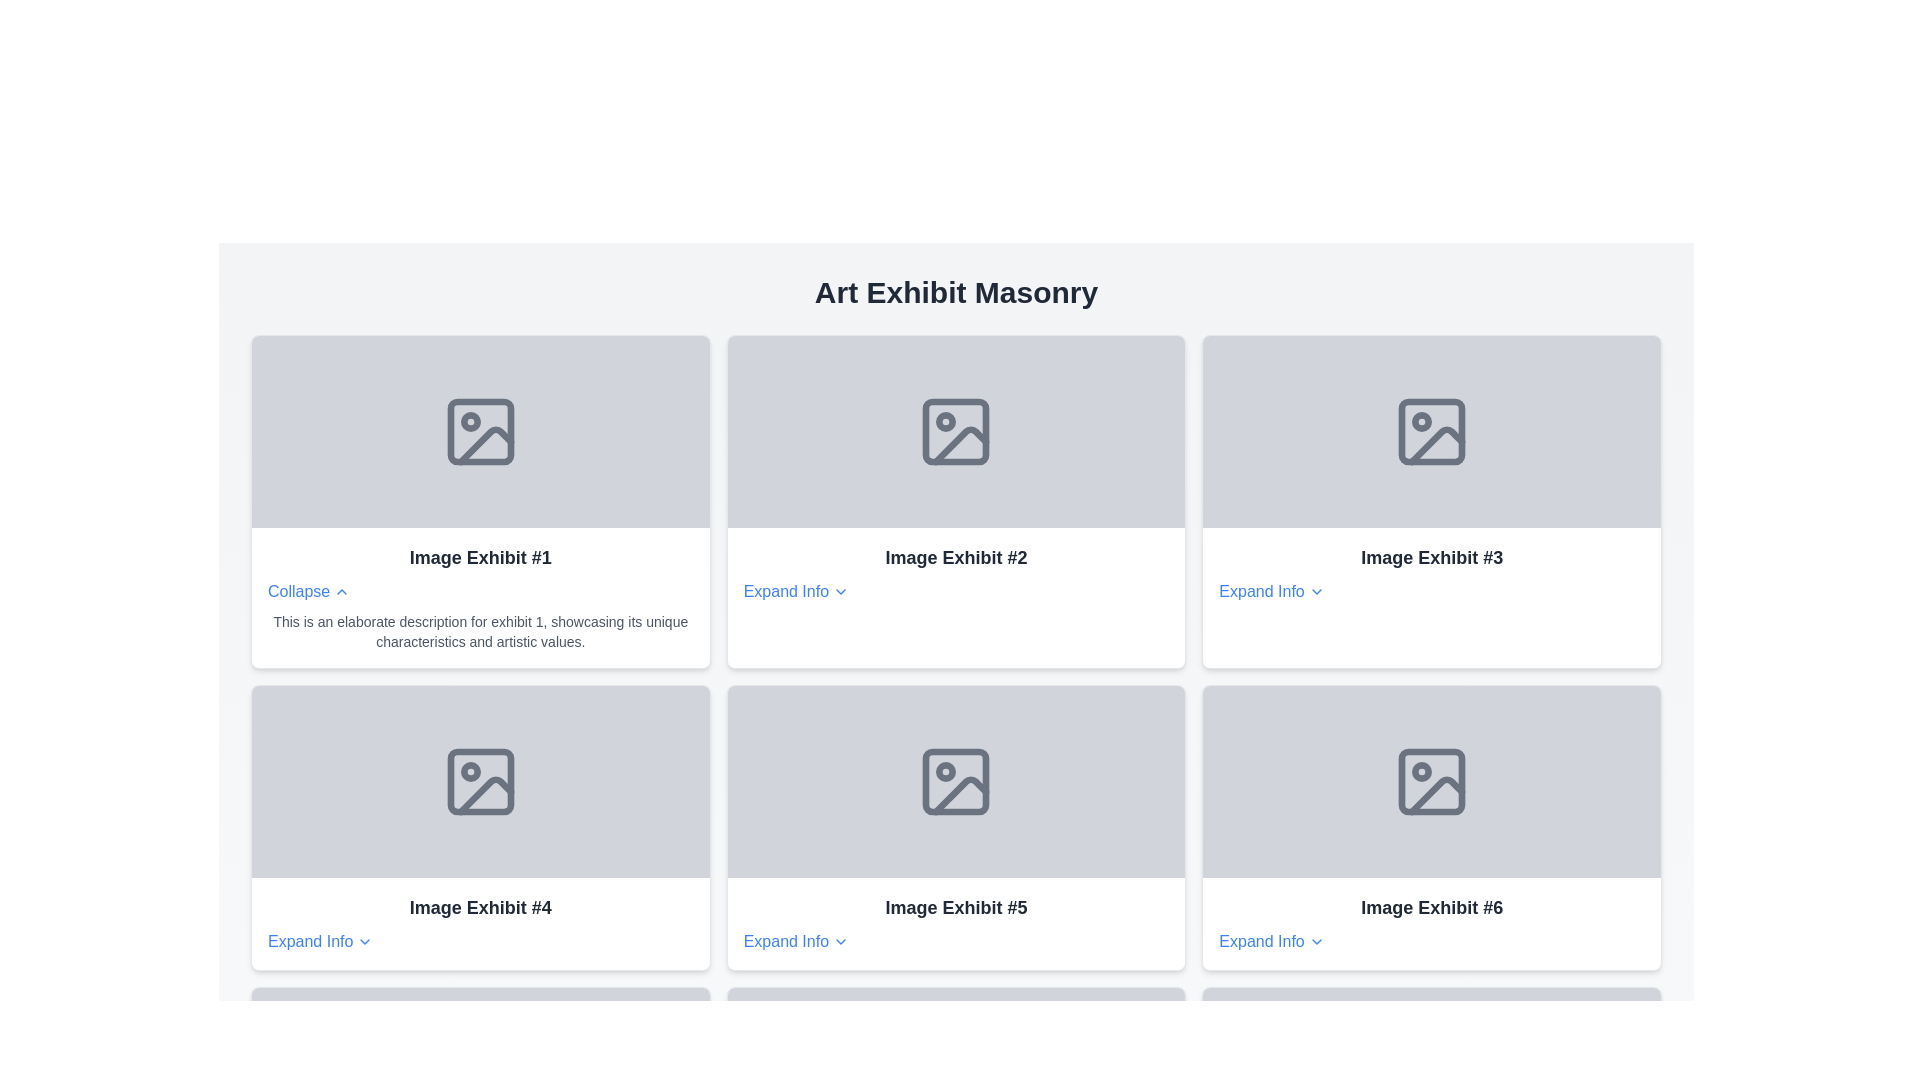 Image resolution: width=1920 pixels, height=1080 pixels. Describe the element at coordinates (795, 590) in the screenshot. I see `the blue 'Expand Info' link with a downward chevron icon adjacent to it, located at the bottom of the box labeled 'Image Exhibit #2'` at that location.